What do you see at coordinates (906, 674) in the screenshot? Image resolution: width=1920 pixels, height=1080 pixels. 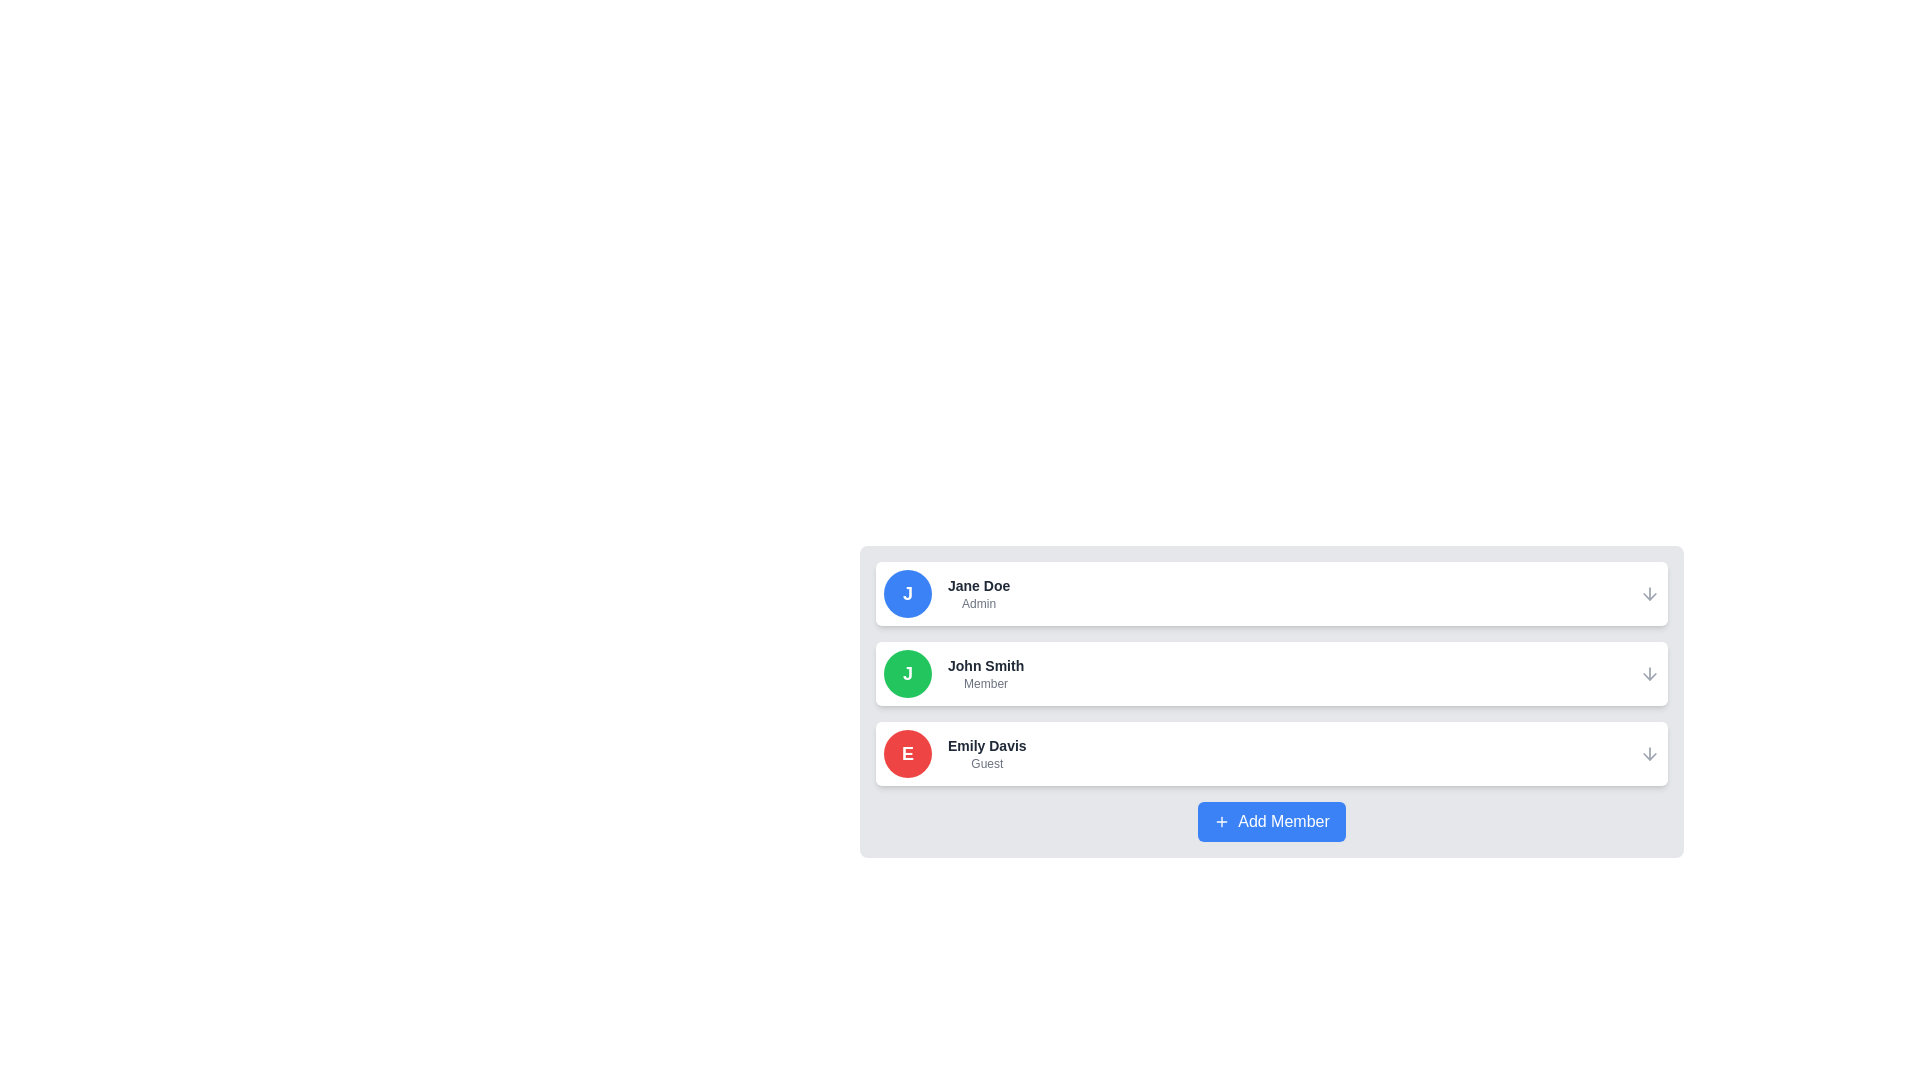 I see `the circular profile icon representing user 'John Smith', located on the left side of the second profile card in the central section of the interface` at bounding box center [906, 674].